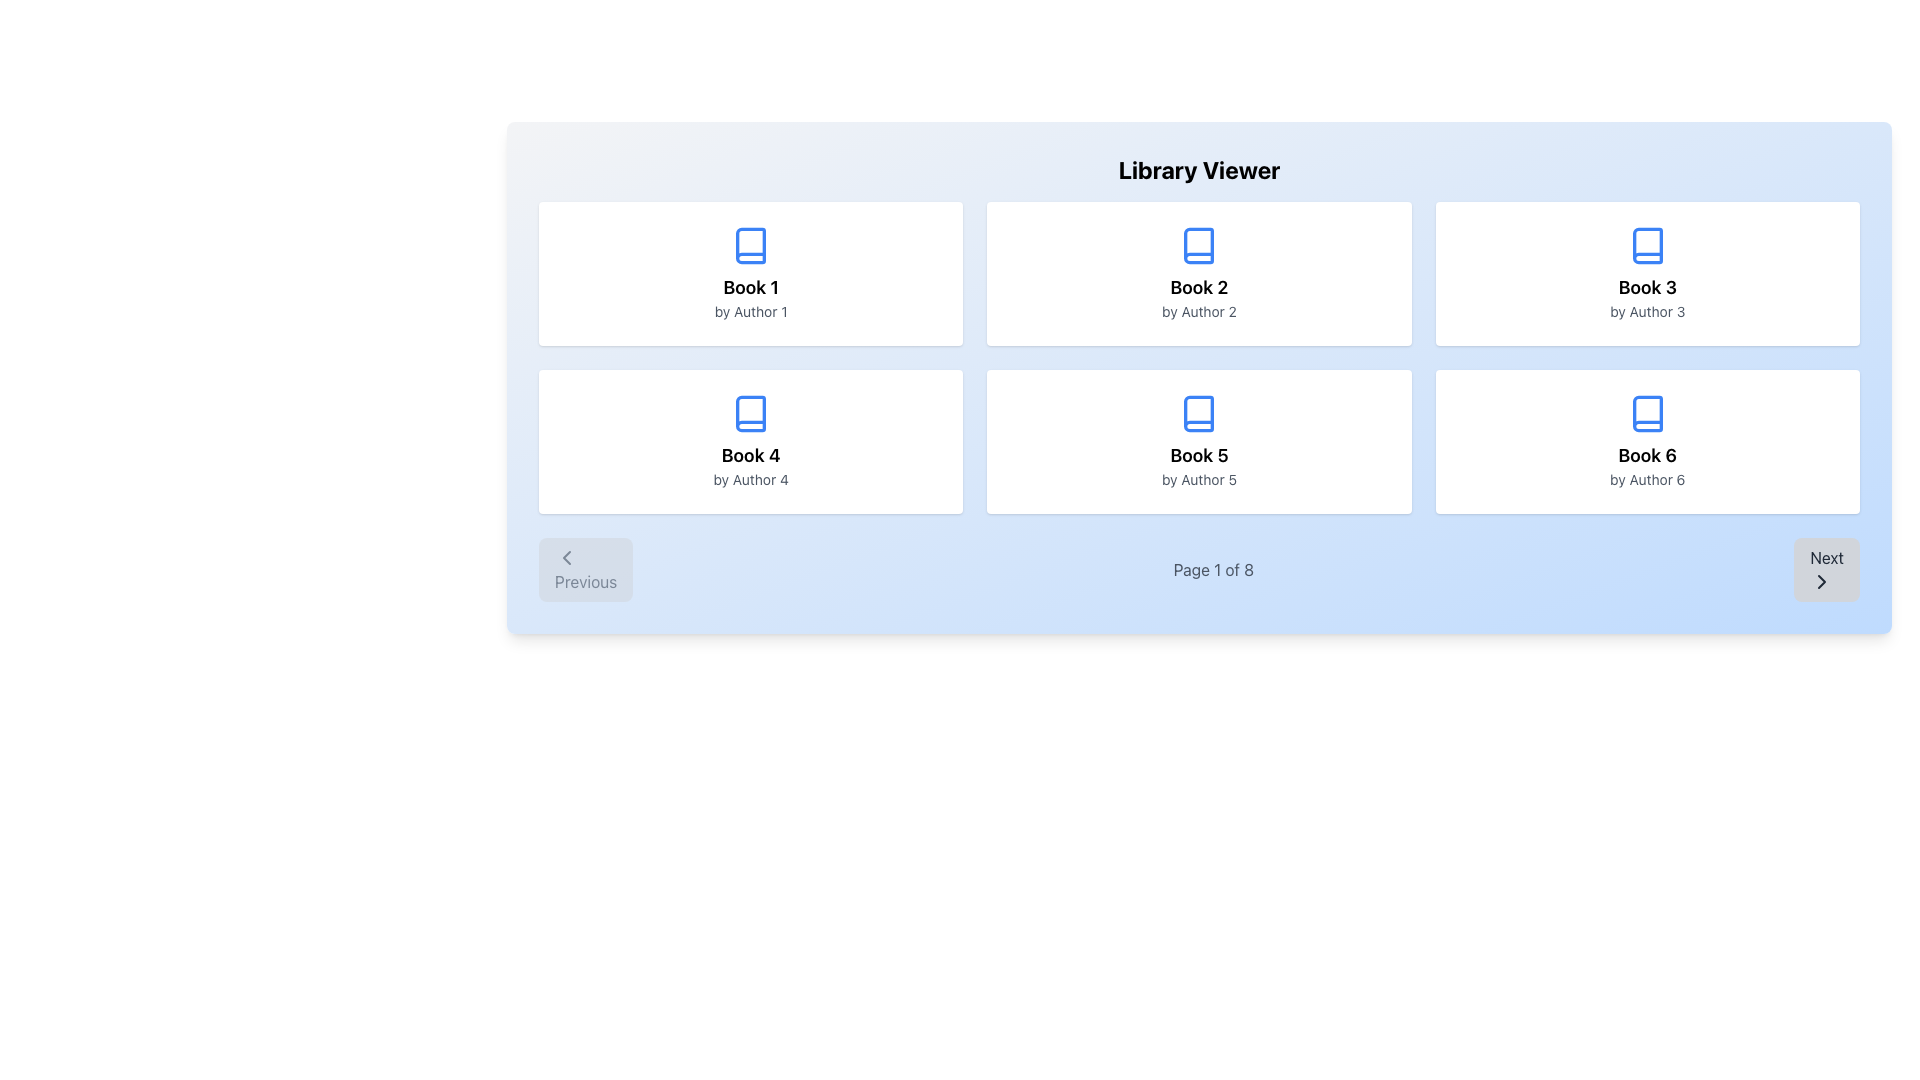  I want to click on the SVG Icon representing 'Book 3 by Author 3' which is visually positioned above the book's title and author name within the card, so click(1647, 245).